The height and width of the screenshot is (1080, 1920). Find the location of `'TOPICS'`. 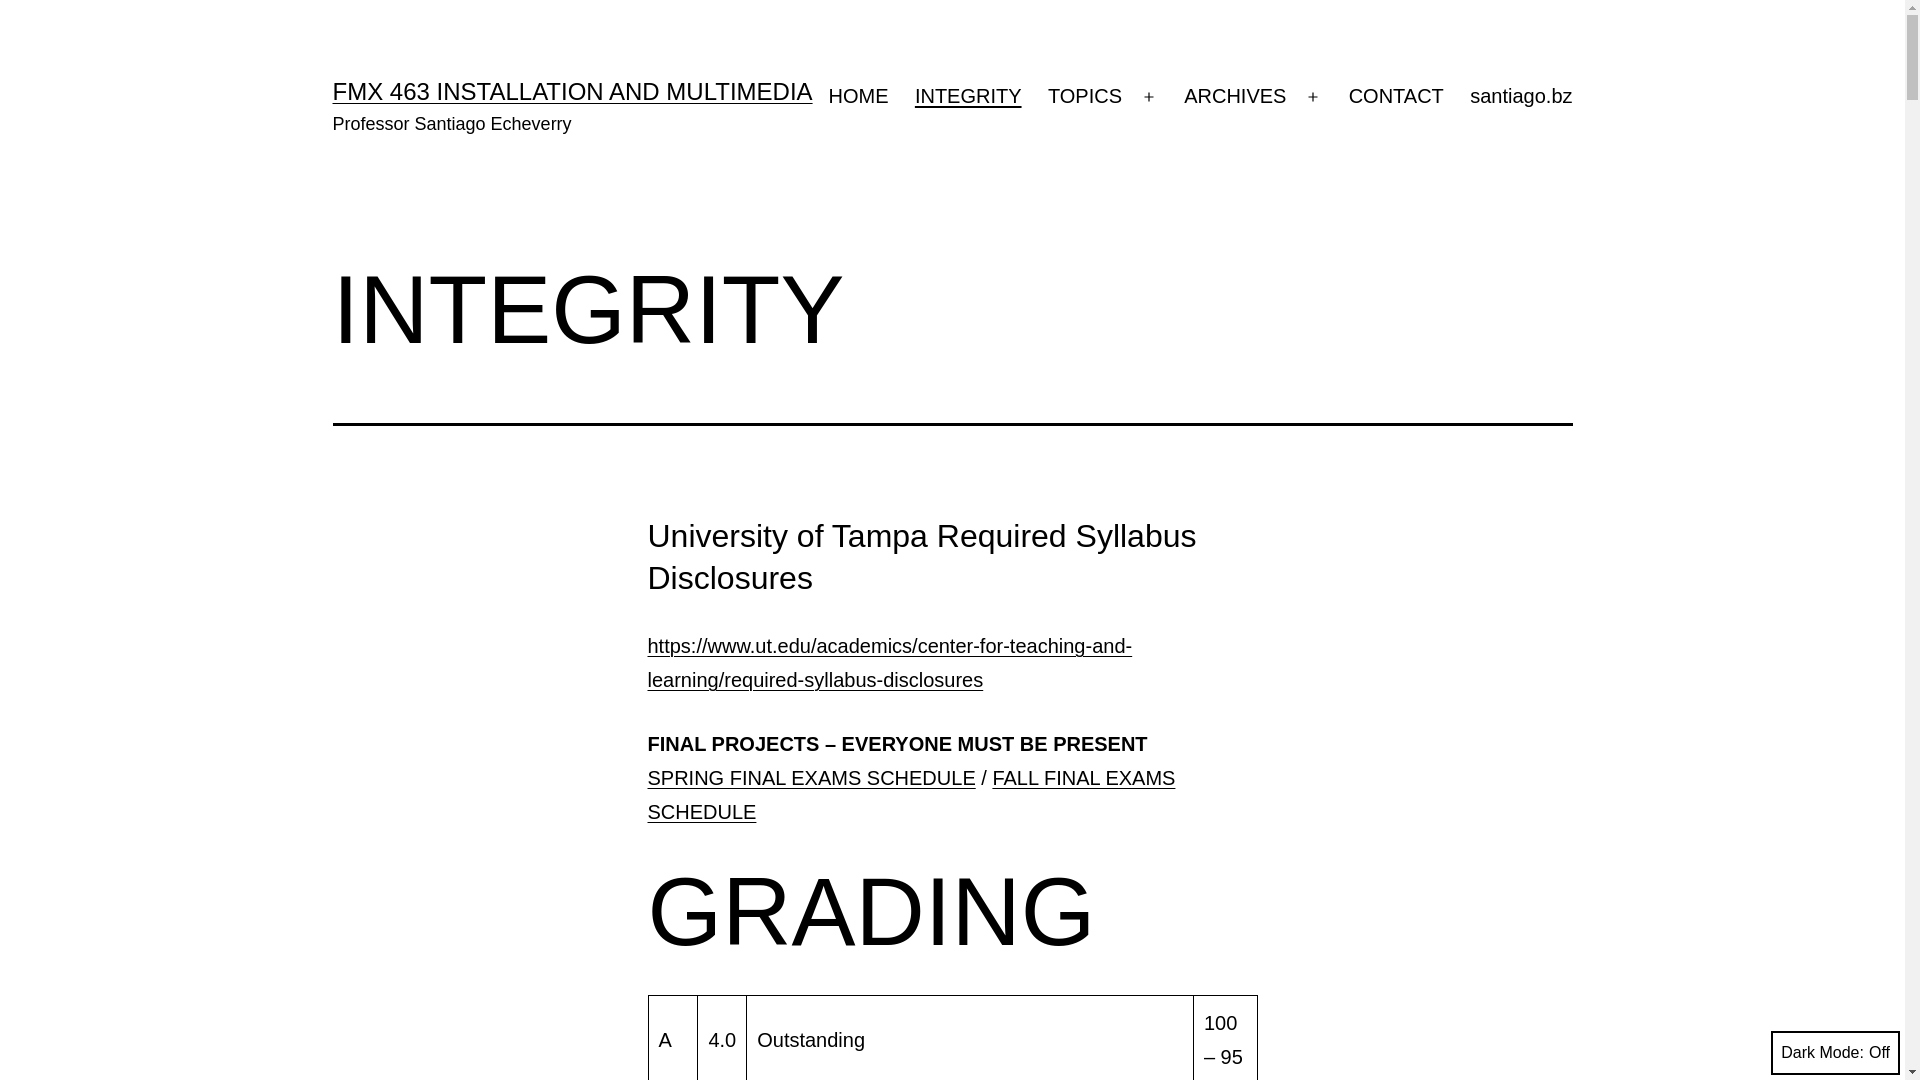

'TOPICS' is located at coordinates (1083, 96).